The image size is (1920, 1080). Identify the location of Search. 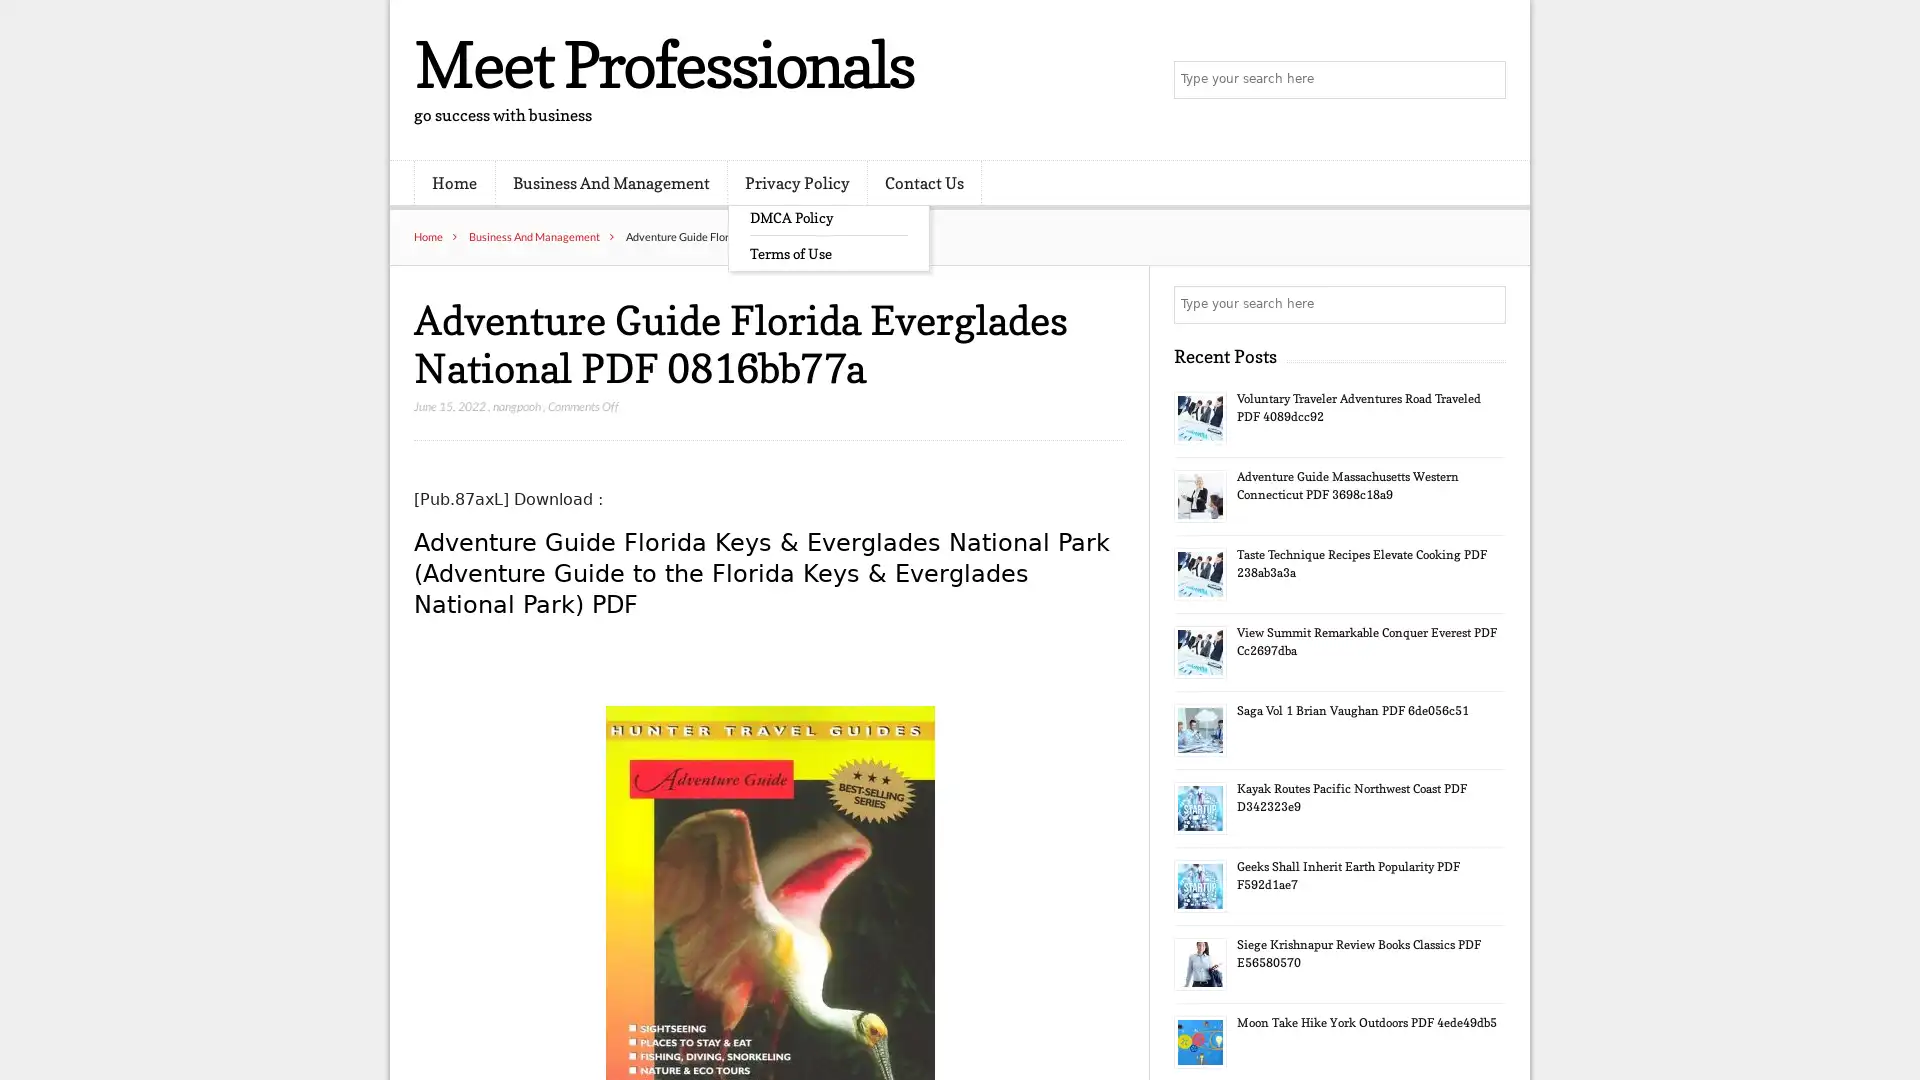
(1485, 304).